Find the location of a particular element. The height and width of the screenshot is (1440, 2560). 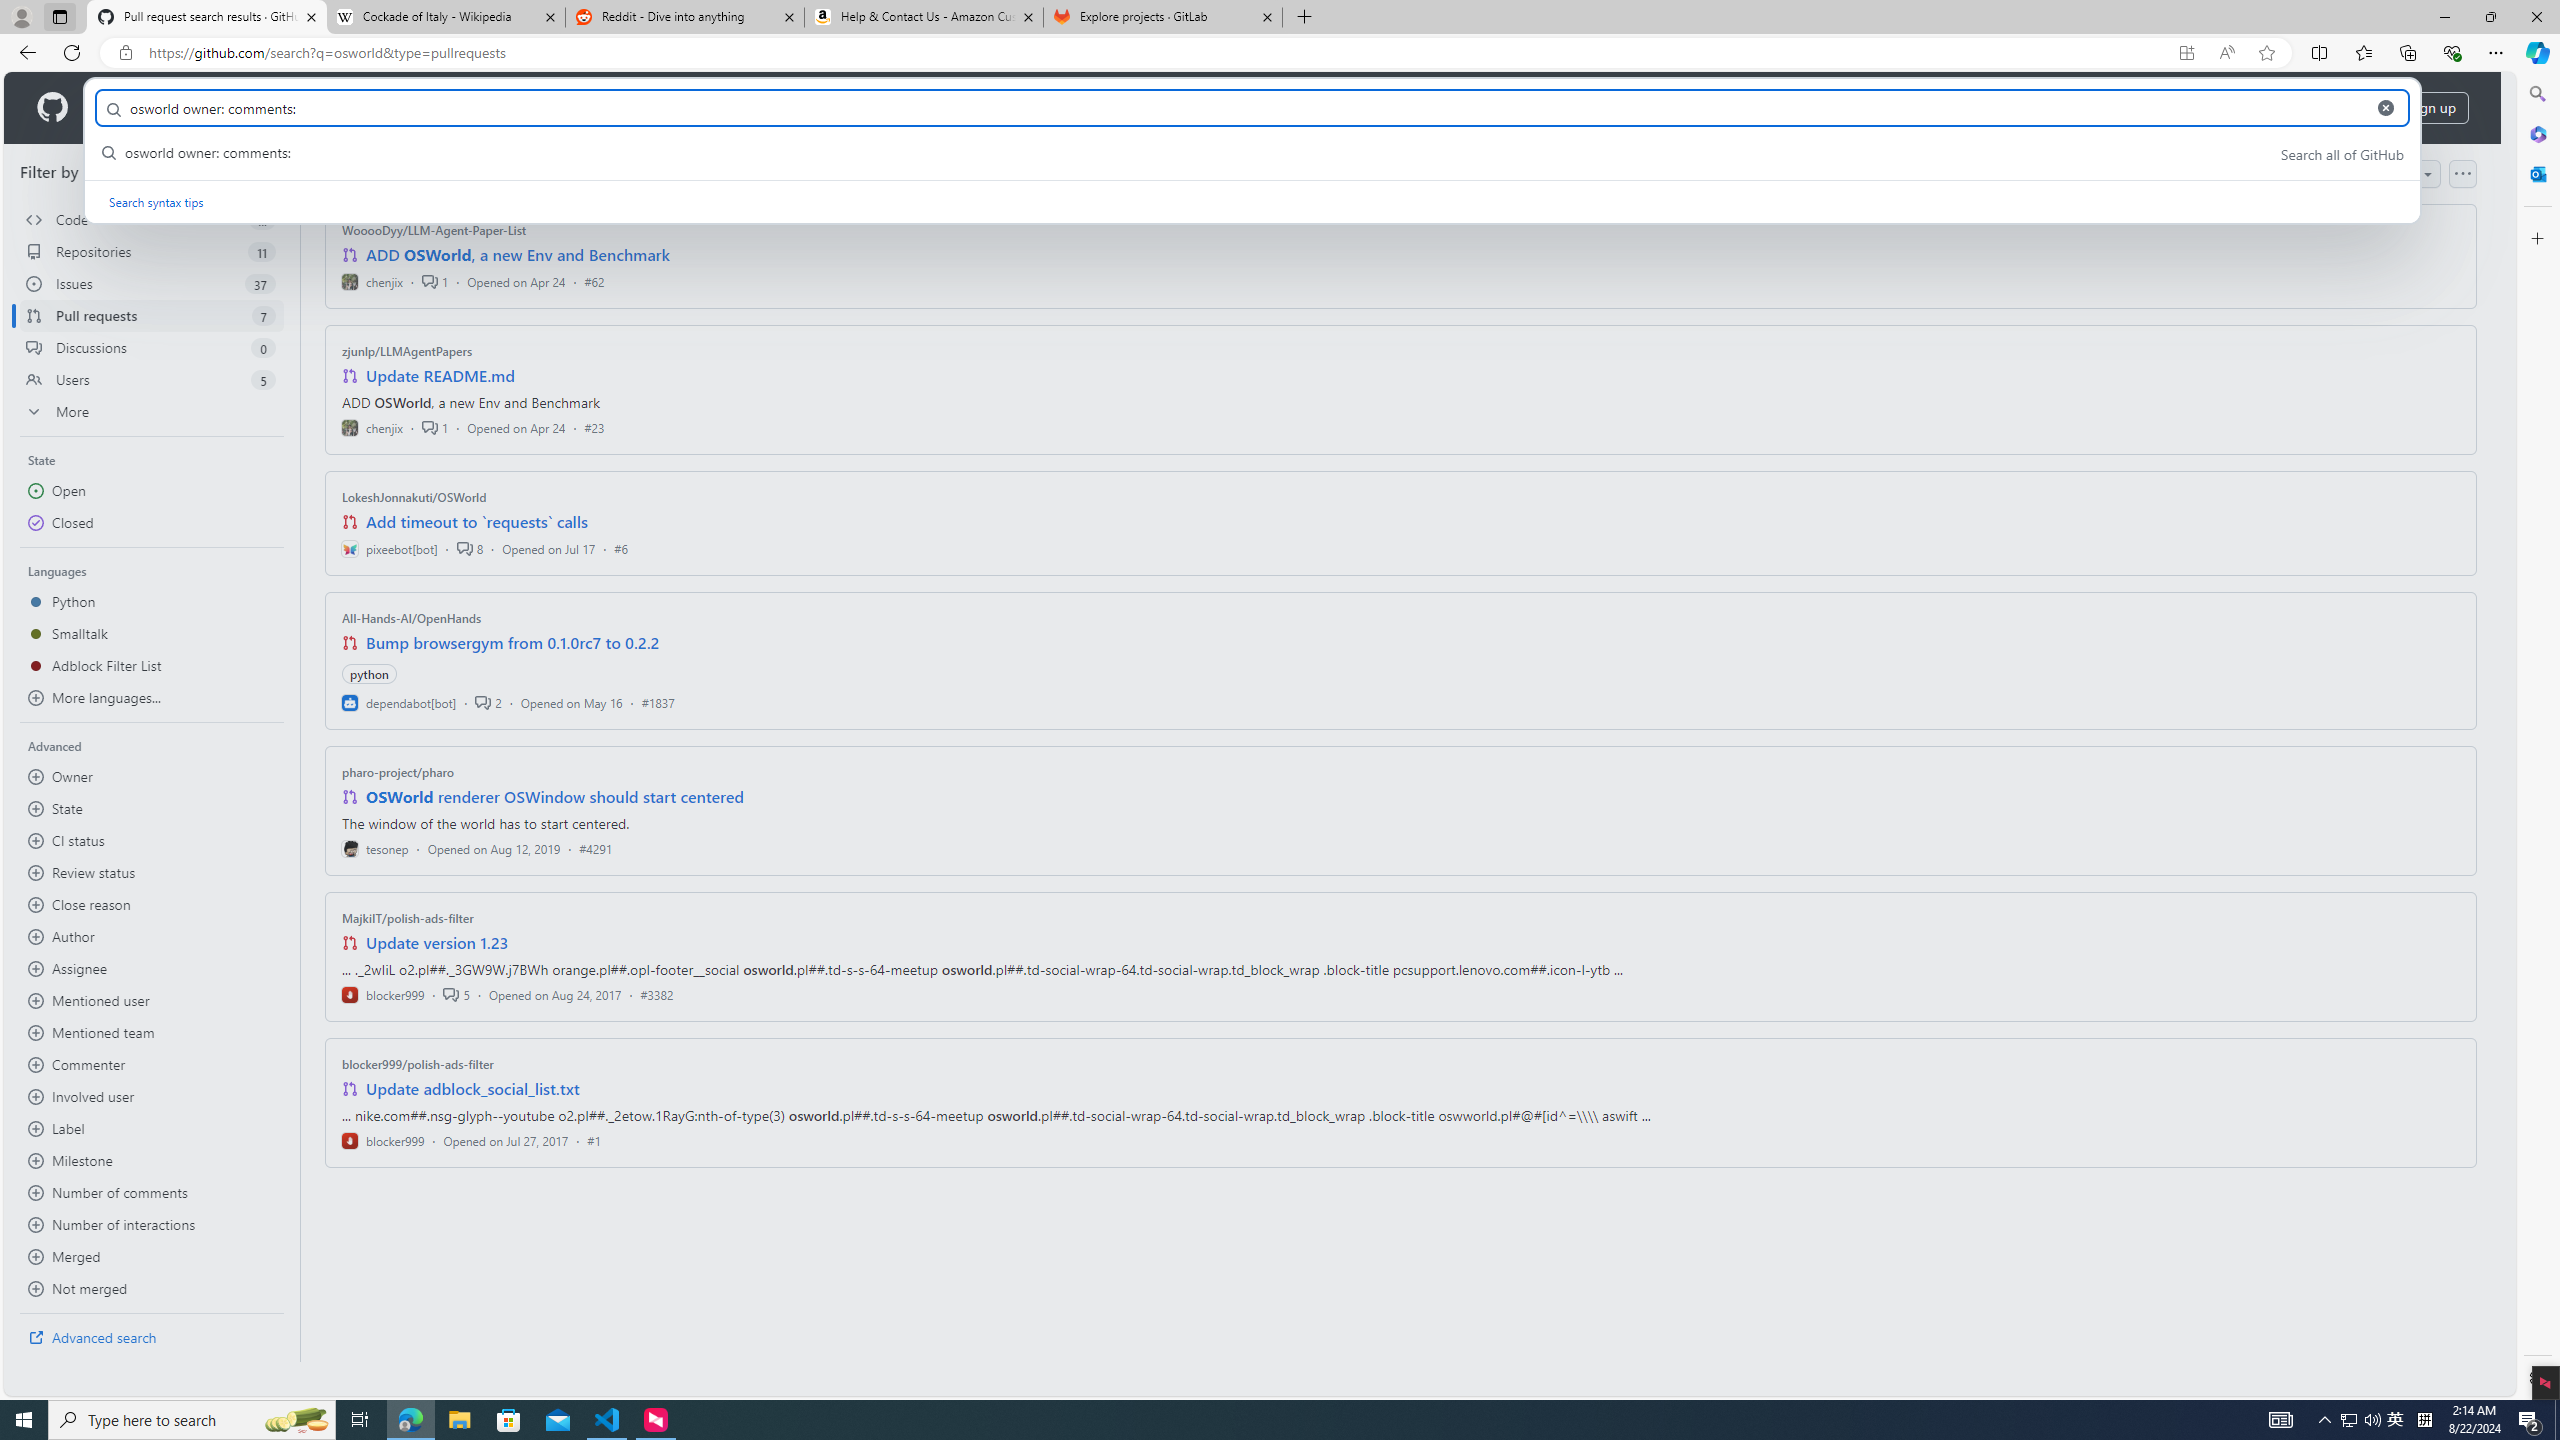

'Advanced search' is located at coordinates (151, 1336).